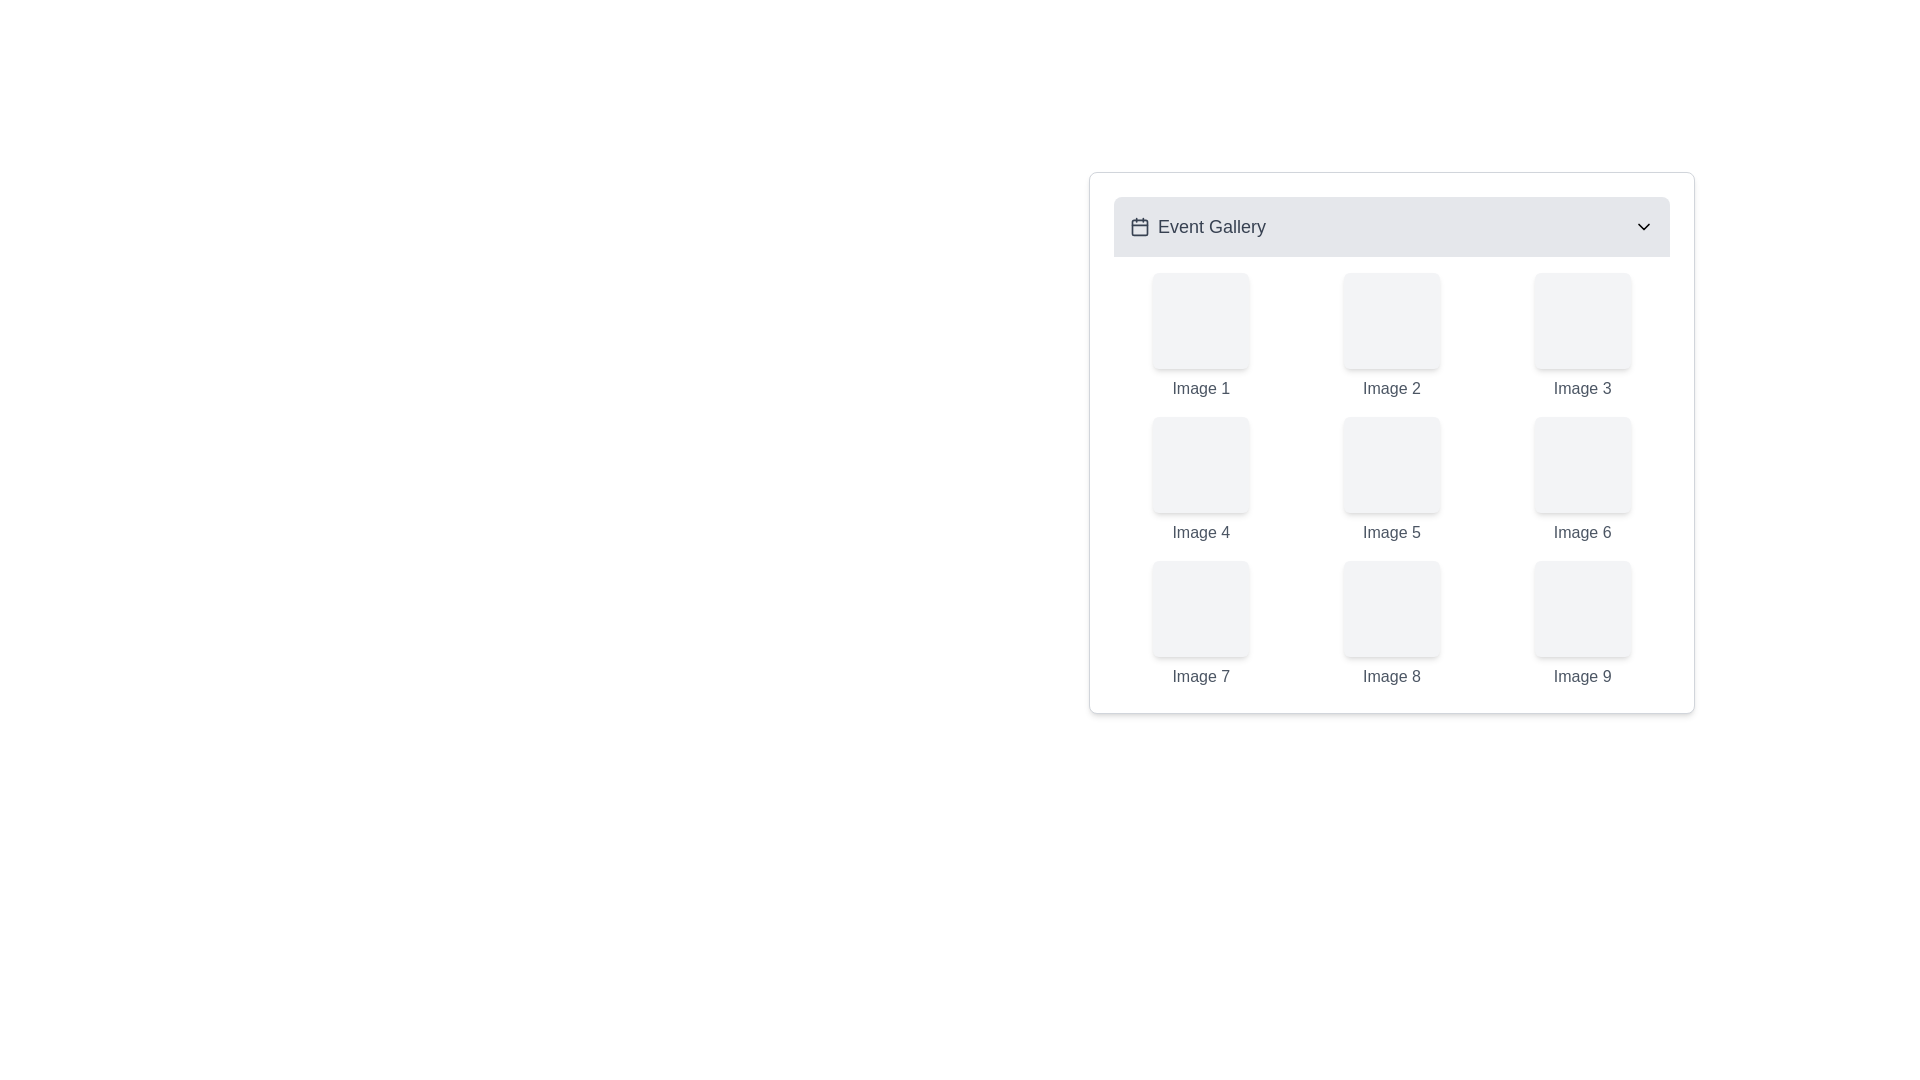 The width and height of the screenshot is (1920, 1080). I want to click on the Gallery Item displaying 'Image 3', which is a square image placeholder with rounded corners and a light gray background, located, so click(1581, 335).